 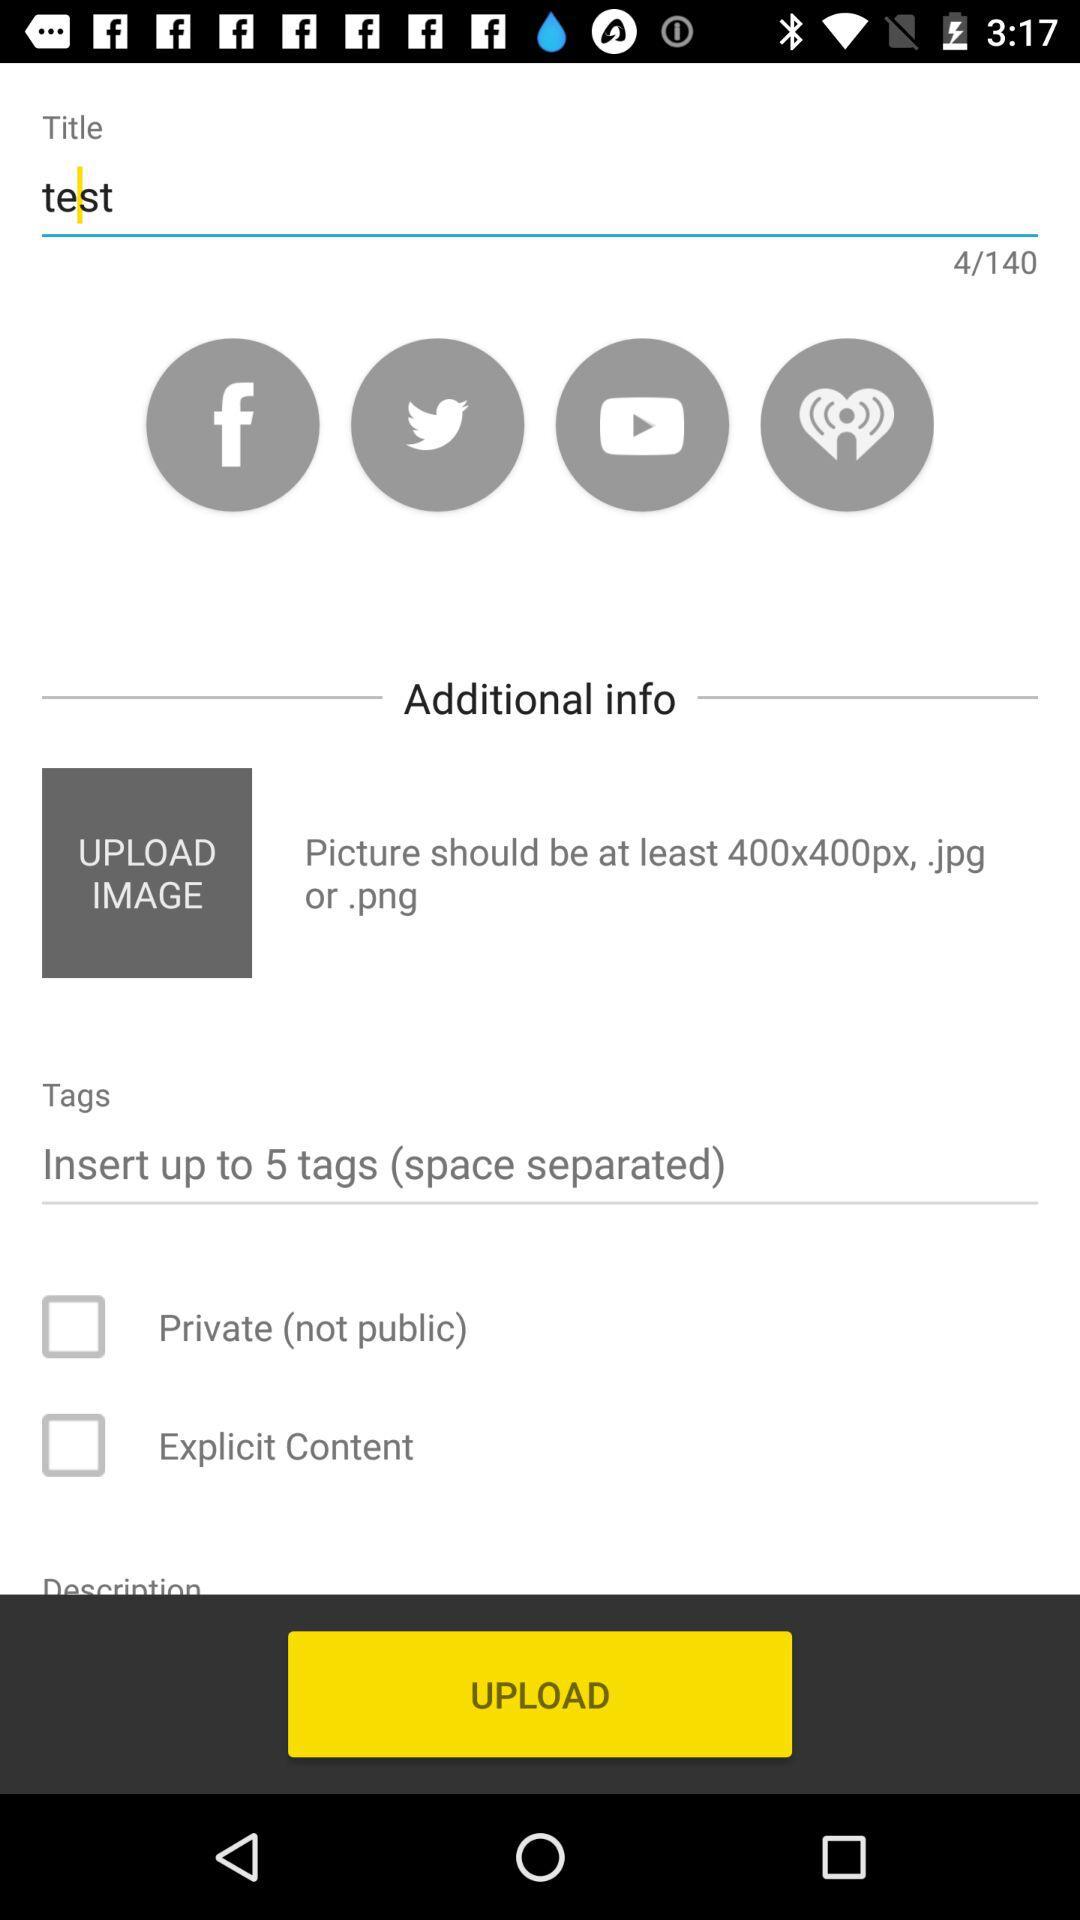 I want to click on share to facebook, so click(x=231, y=423).